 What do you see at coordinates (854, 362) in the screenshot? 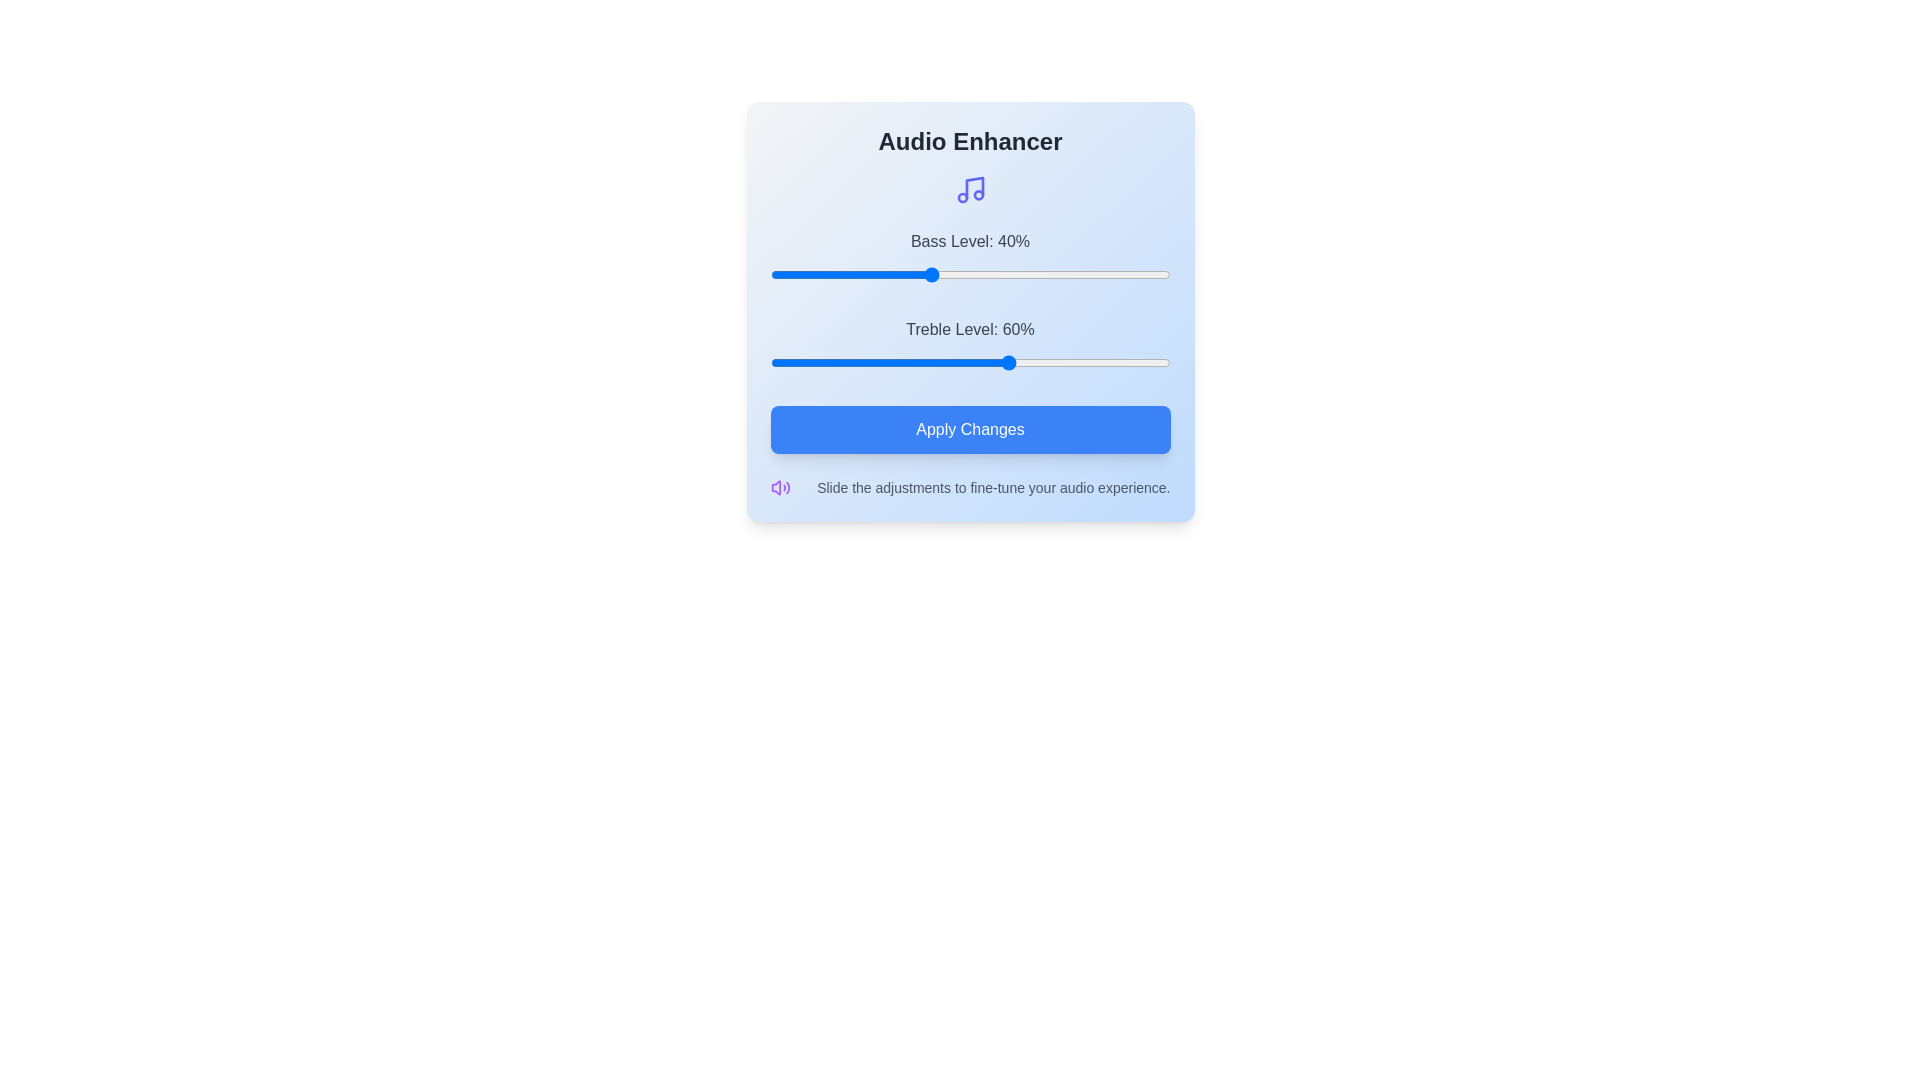
I see `the treble slider to 21%` at bounding box center [854, 362].